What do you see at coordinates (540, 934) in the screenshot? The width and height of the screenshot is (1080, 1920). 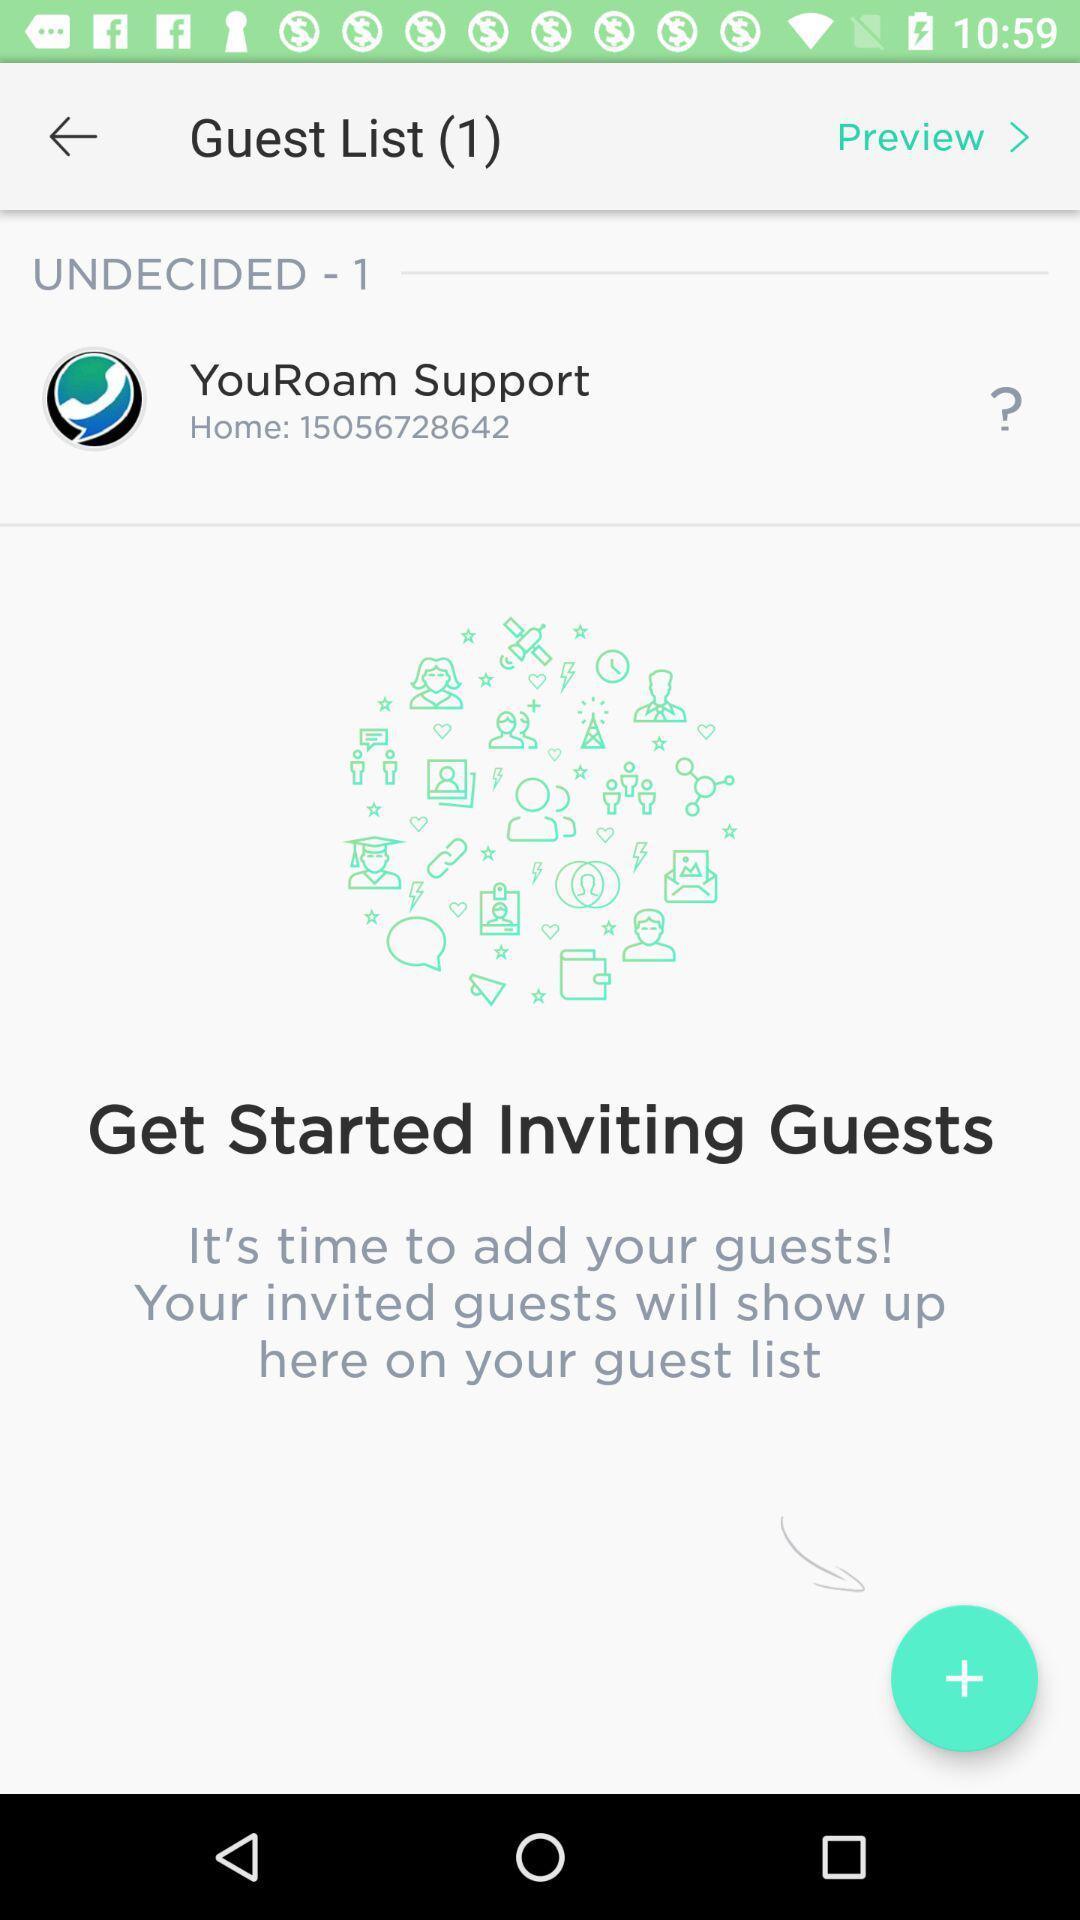 I see `the optional end date icon` at bounding box center [540, 934].